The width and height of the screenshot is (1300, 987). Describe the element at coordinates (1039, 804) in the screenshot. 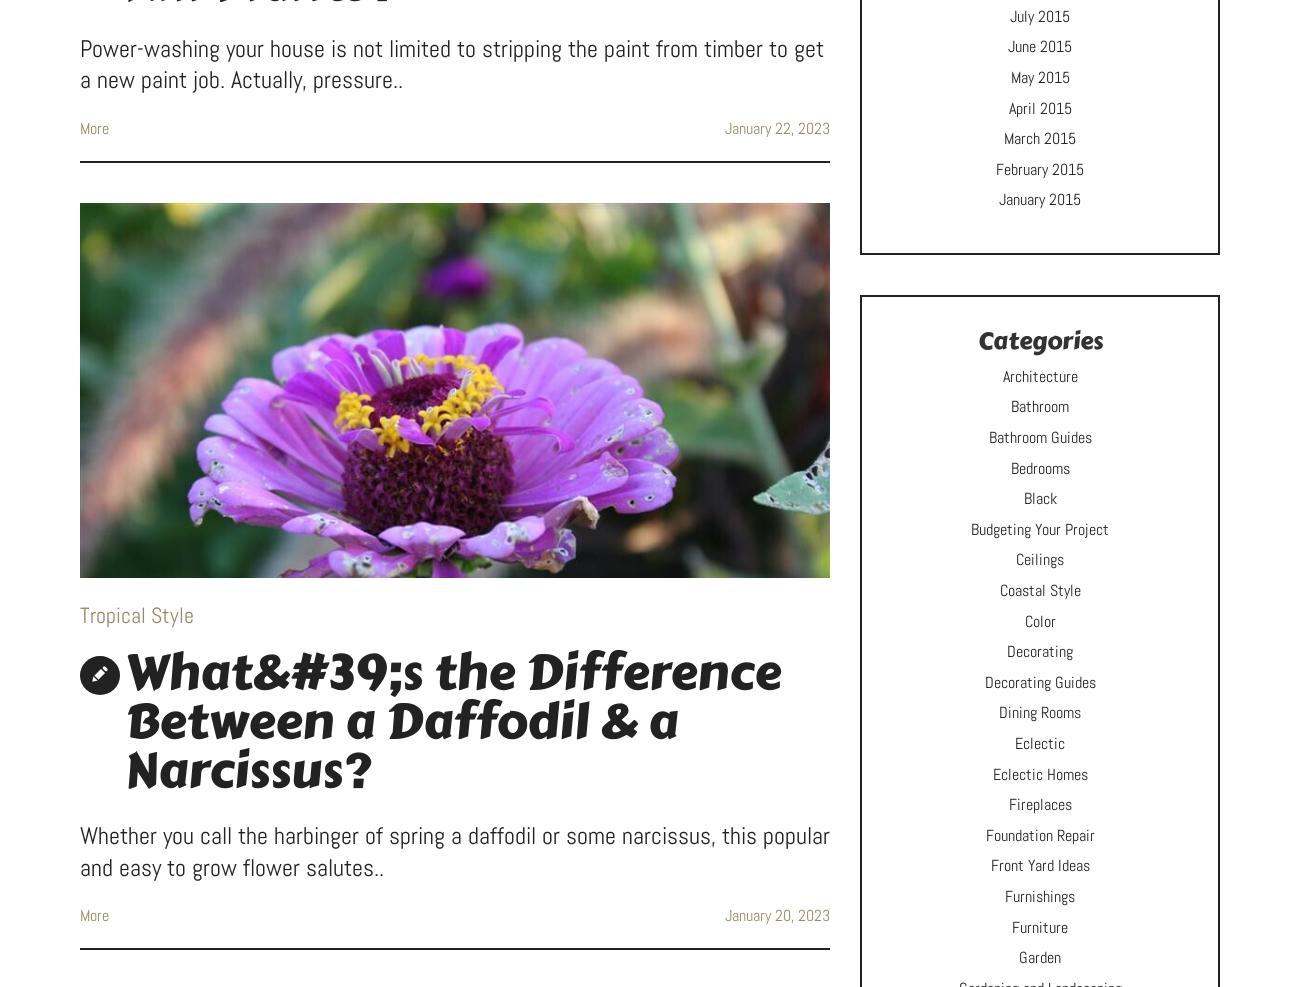

I see `'Fireplaces'` at that location.